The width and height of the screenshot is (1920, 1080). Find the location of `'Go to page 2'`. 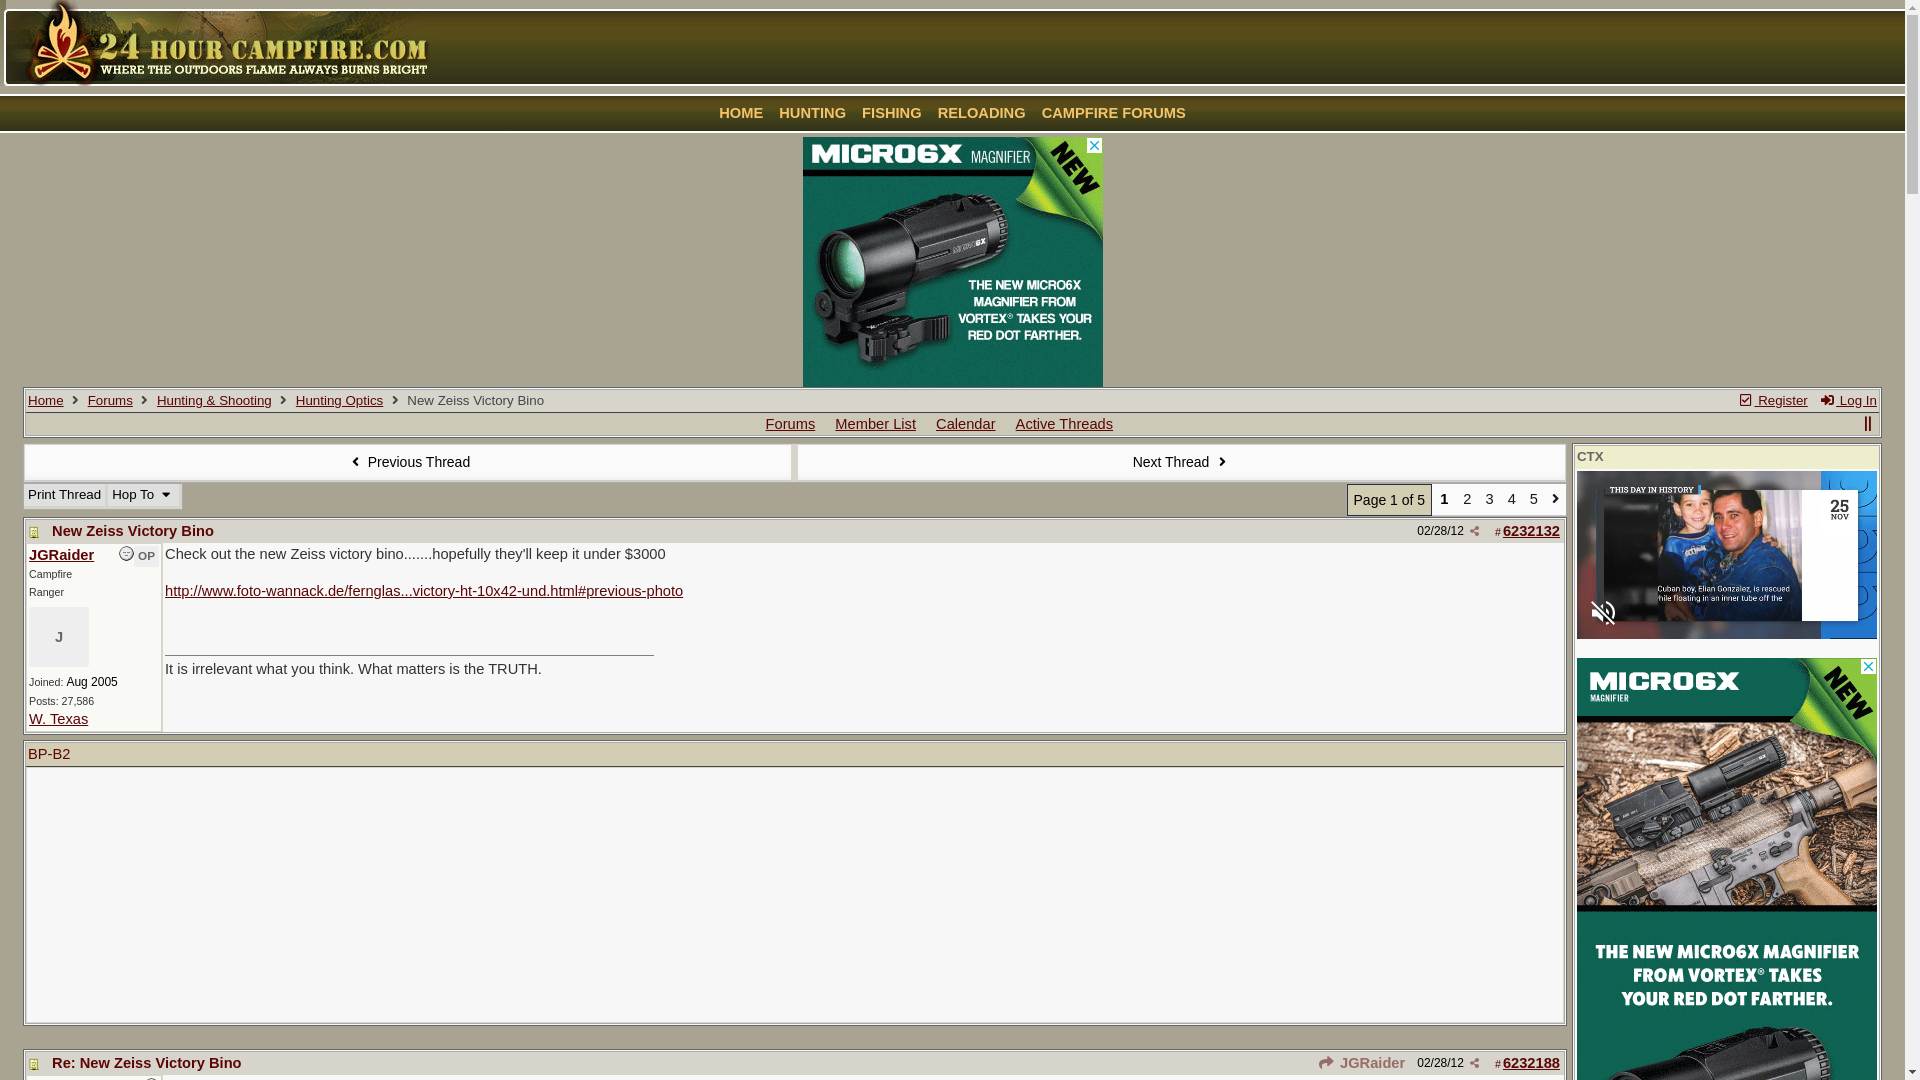

'Go to page 2' is located at coordinates (1544, 499).